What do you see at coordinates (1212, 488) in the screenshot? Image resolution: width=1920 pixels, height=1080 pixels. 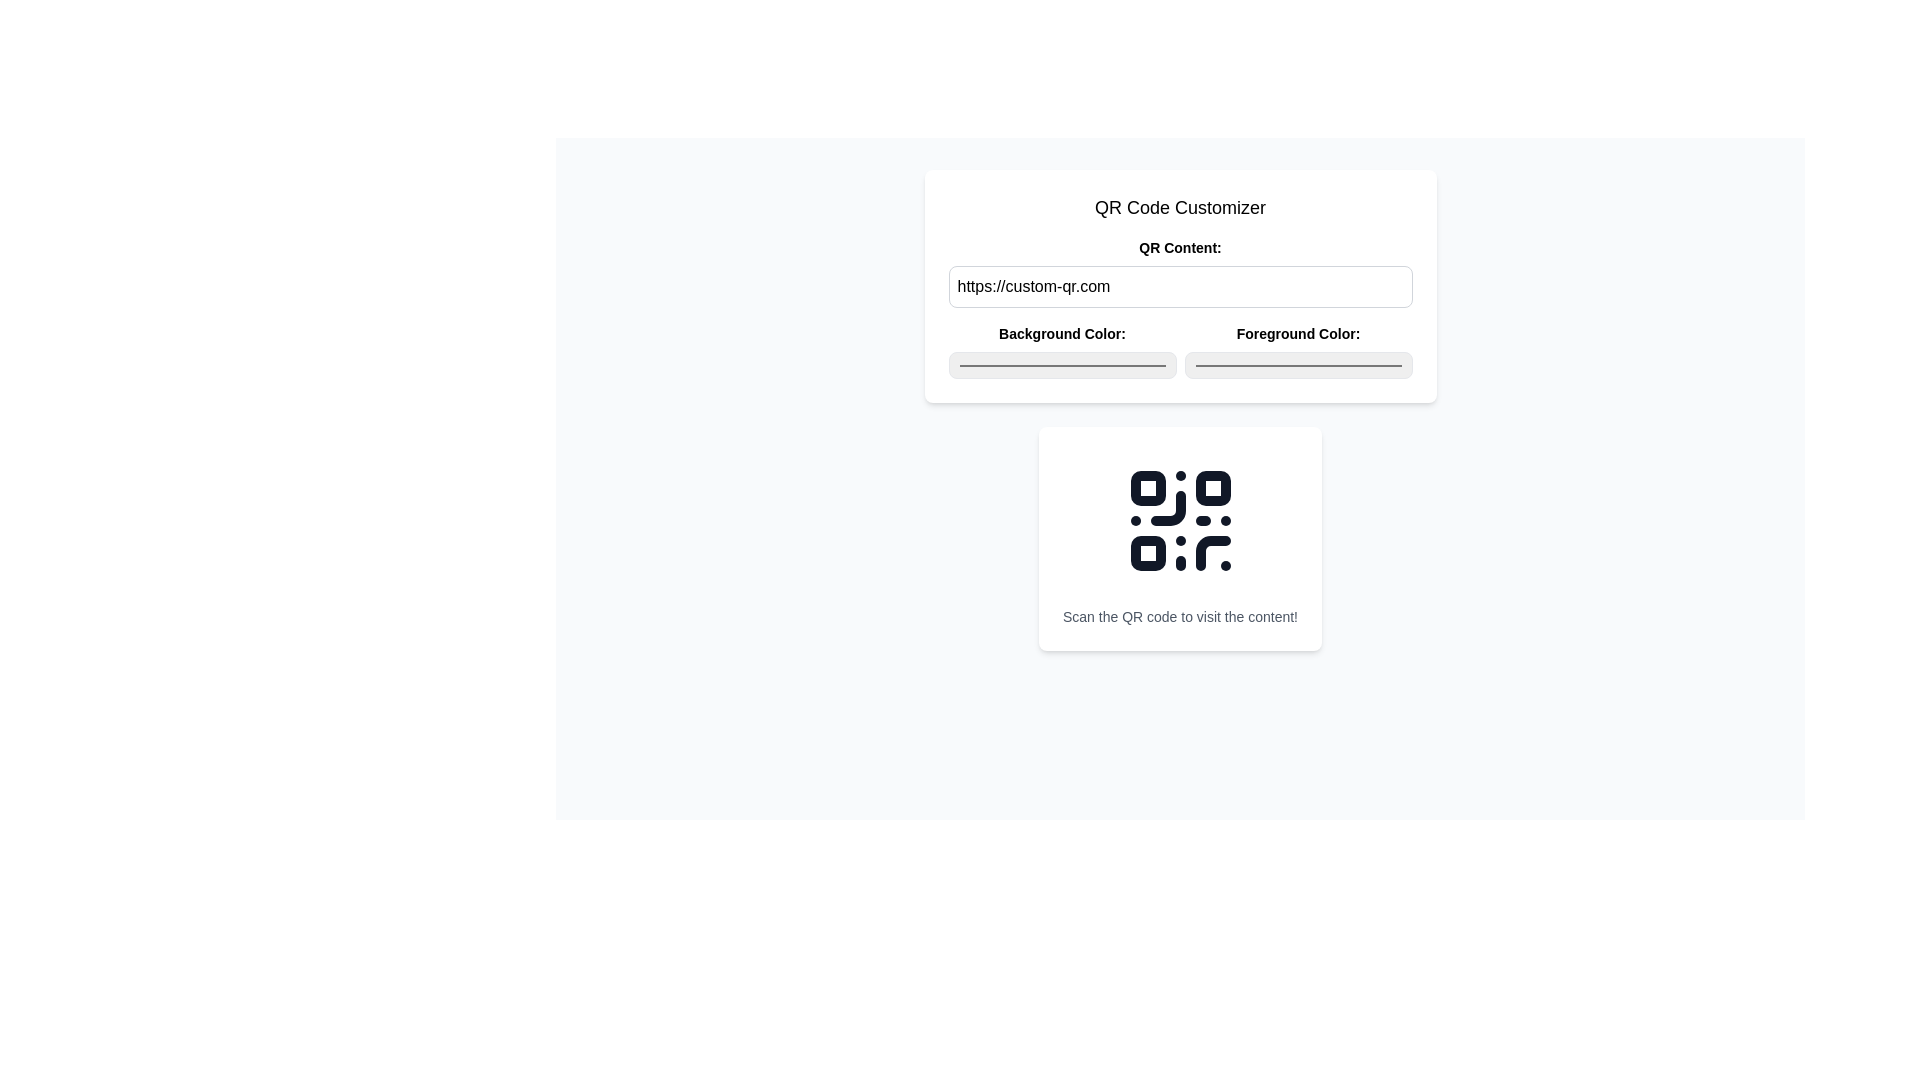 I see `the second square element in the QR code design, which is a small square with a white background and a dark outline, located towards the upper-right part of the graphic page` at bounding box center [1212, 488].